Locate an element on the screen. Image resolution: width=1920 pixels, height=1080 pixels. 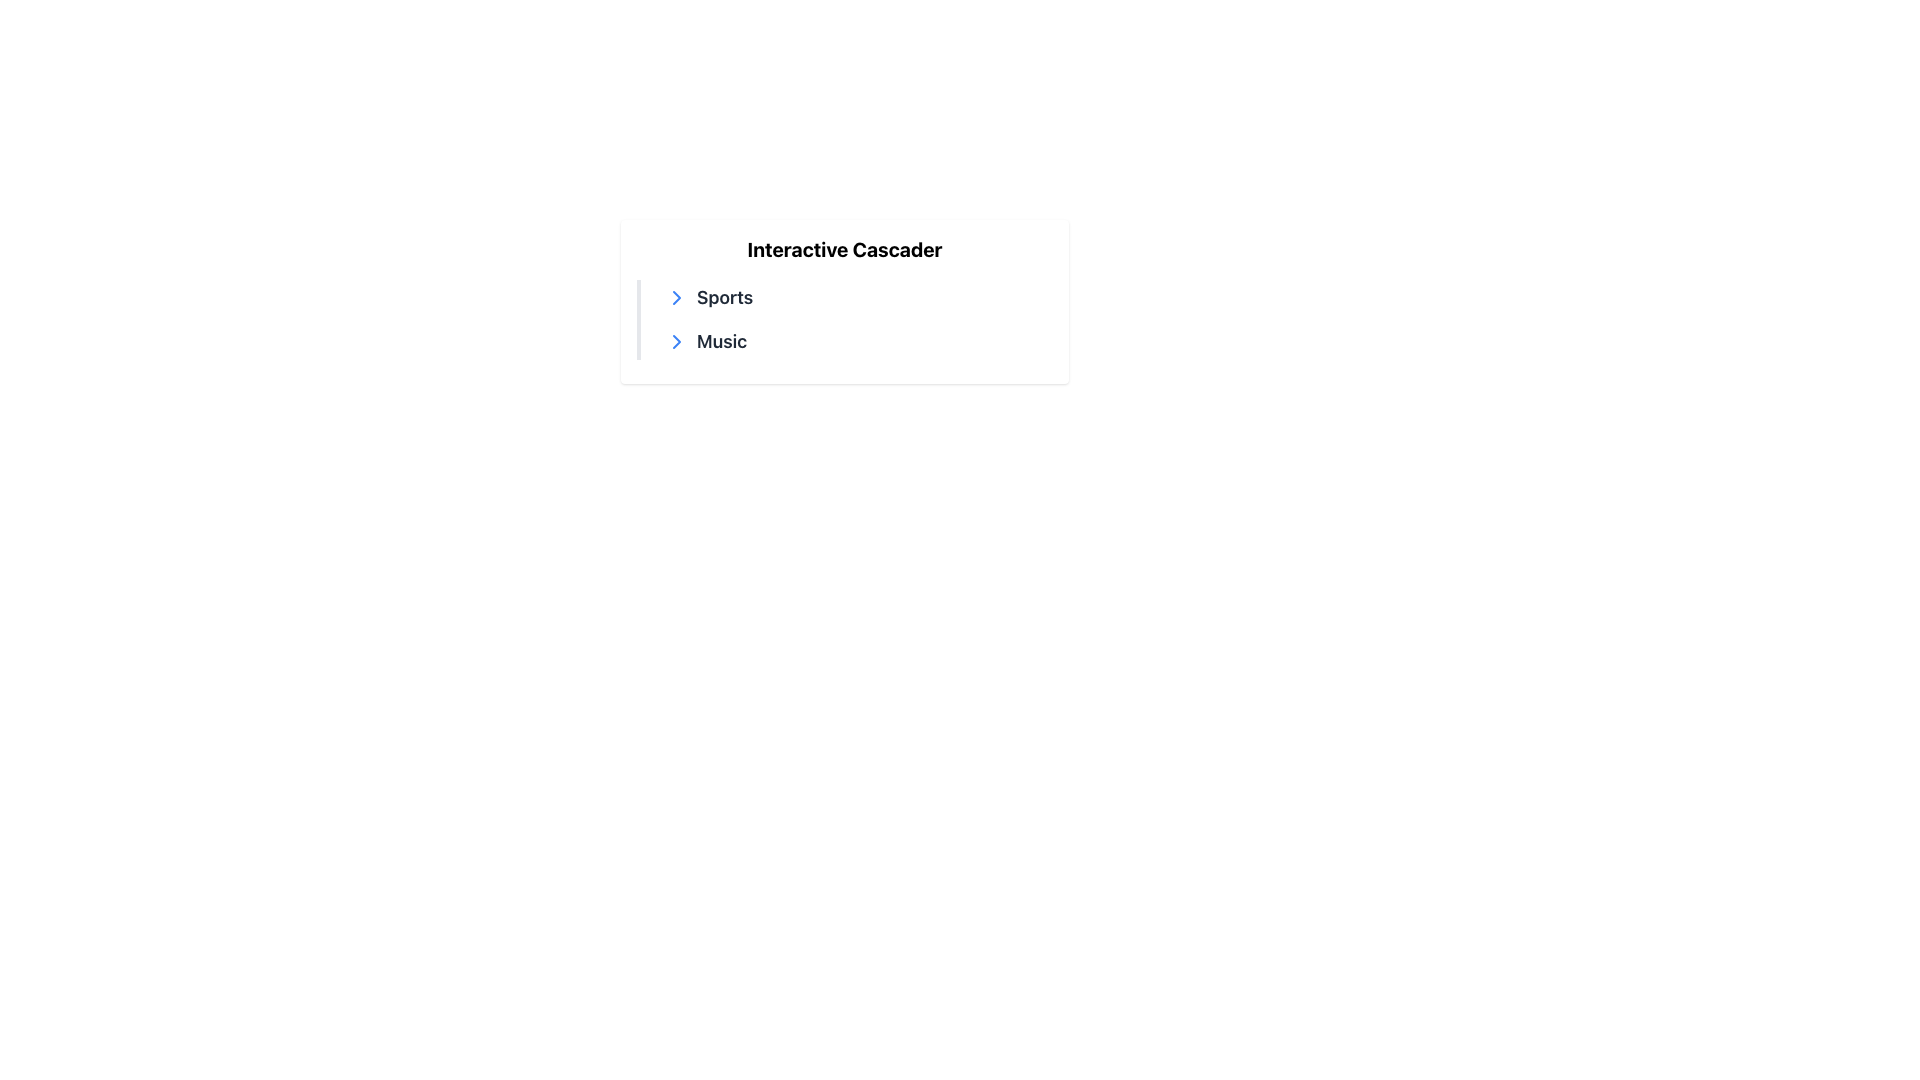
the chevron icon to the left of the 'Sports' text in the interactive cascader is located at coordinates (676, 341).